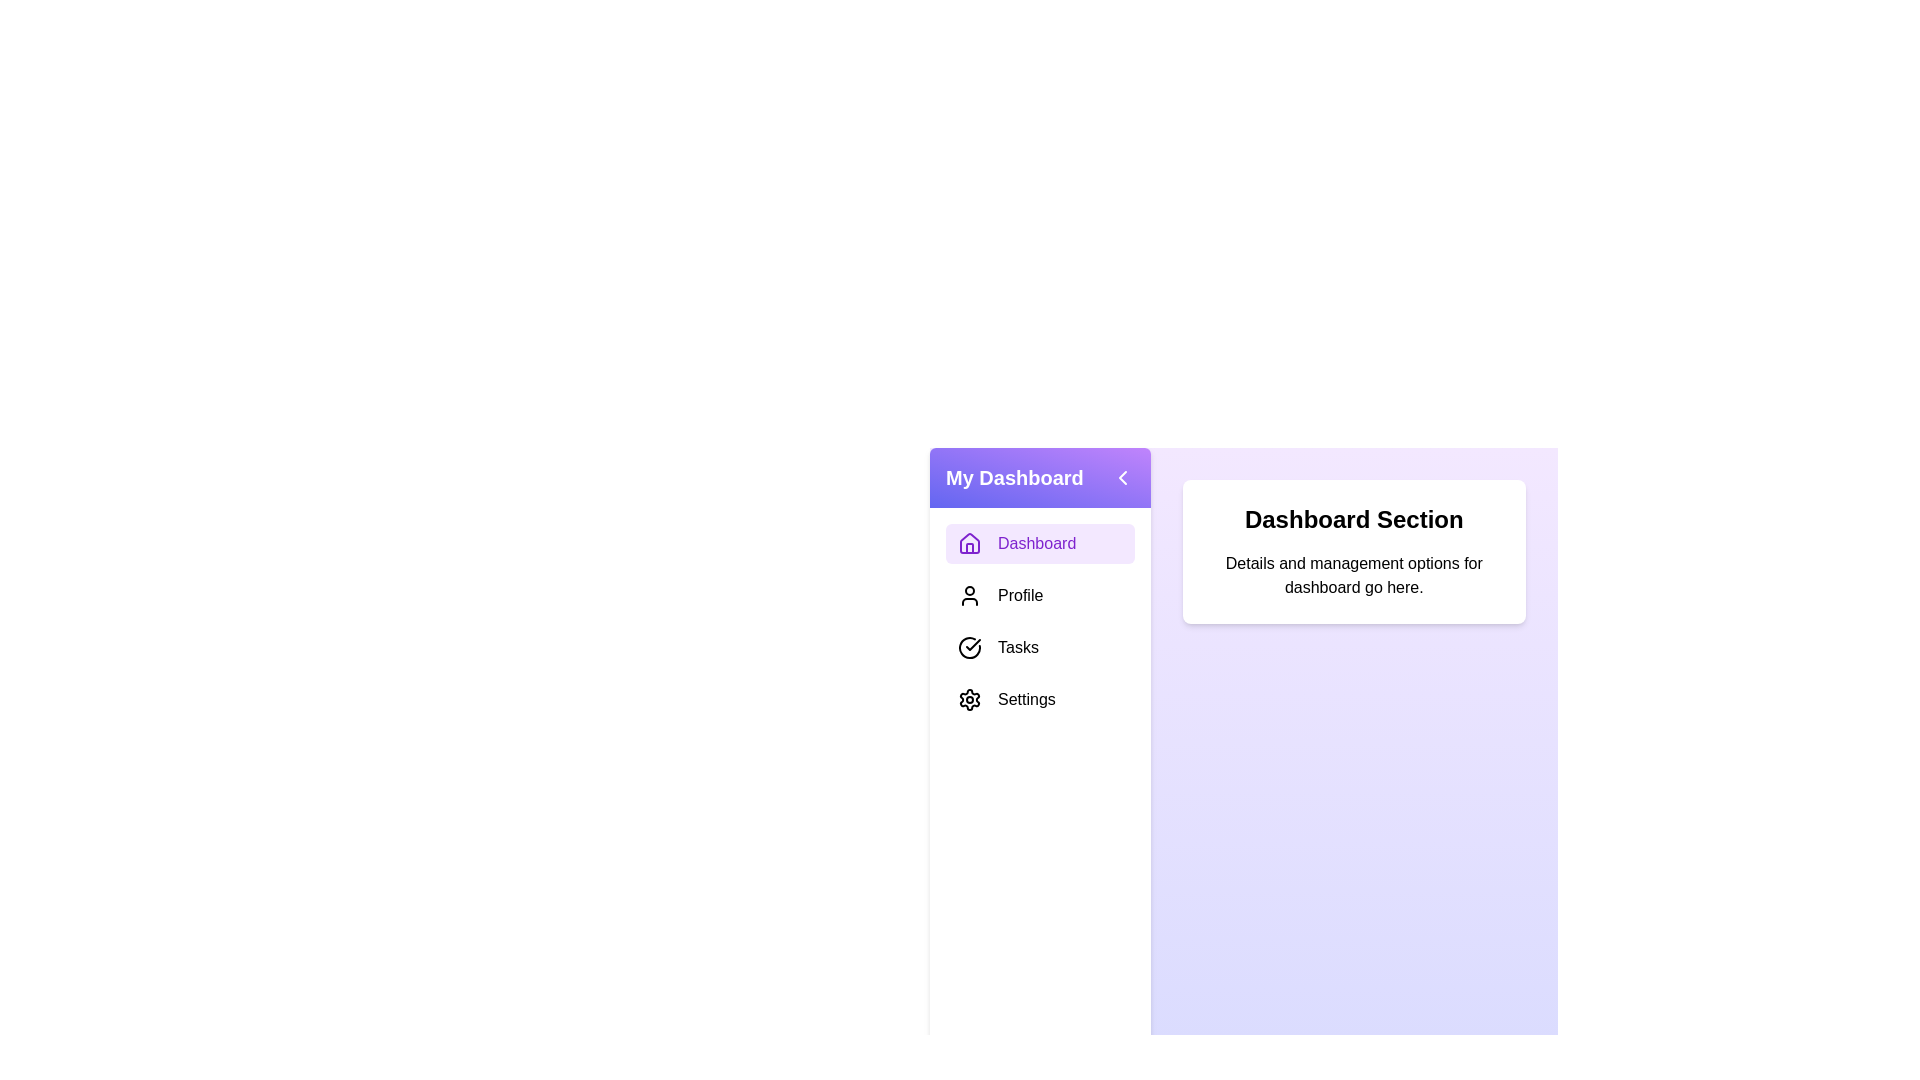  Describe the element at coordinates (969, 698) in the screenshot. I see `the gear-shaped icon in the sidebar navigation menu` at that location.